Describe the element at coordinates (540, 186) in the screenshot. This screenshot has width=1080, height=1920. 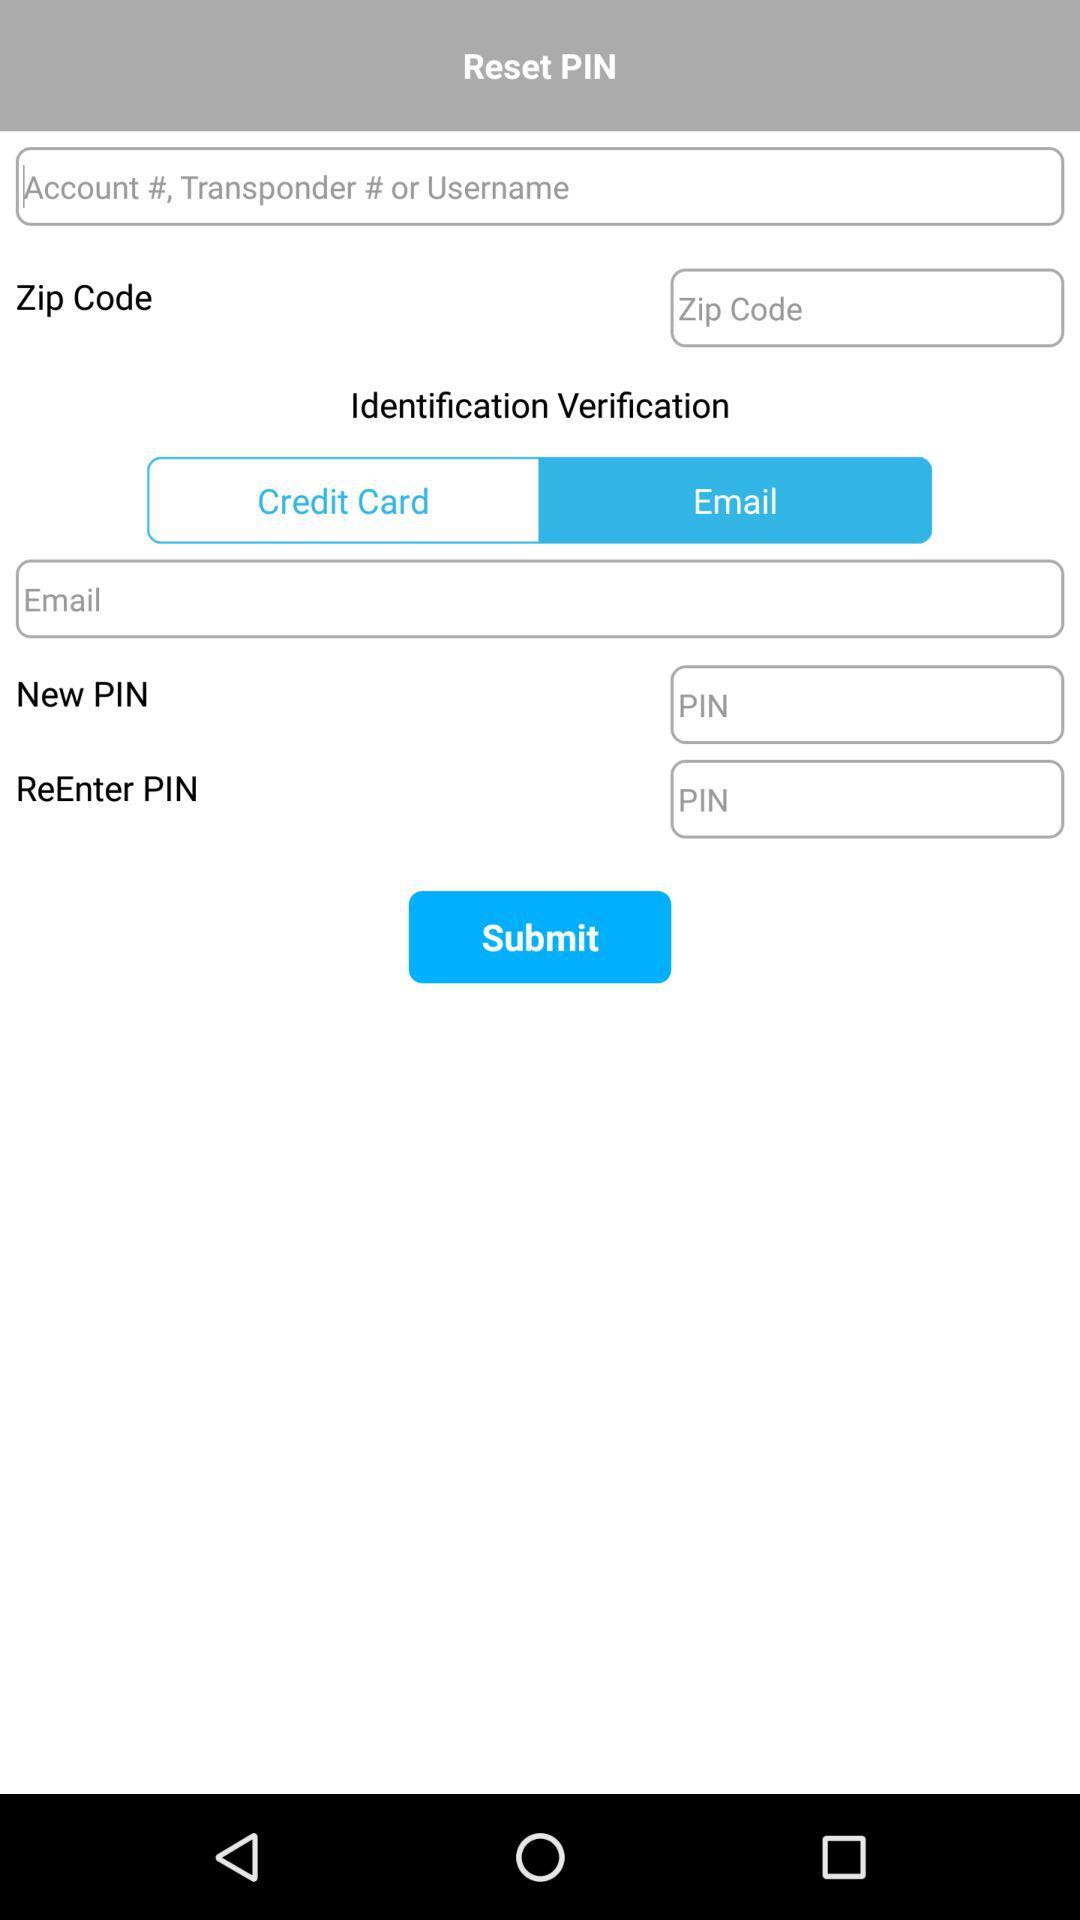
I see `the text box below reset pin option` at that location.